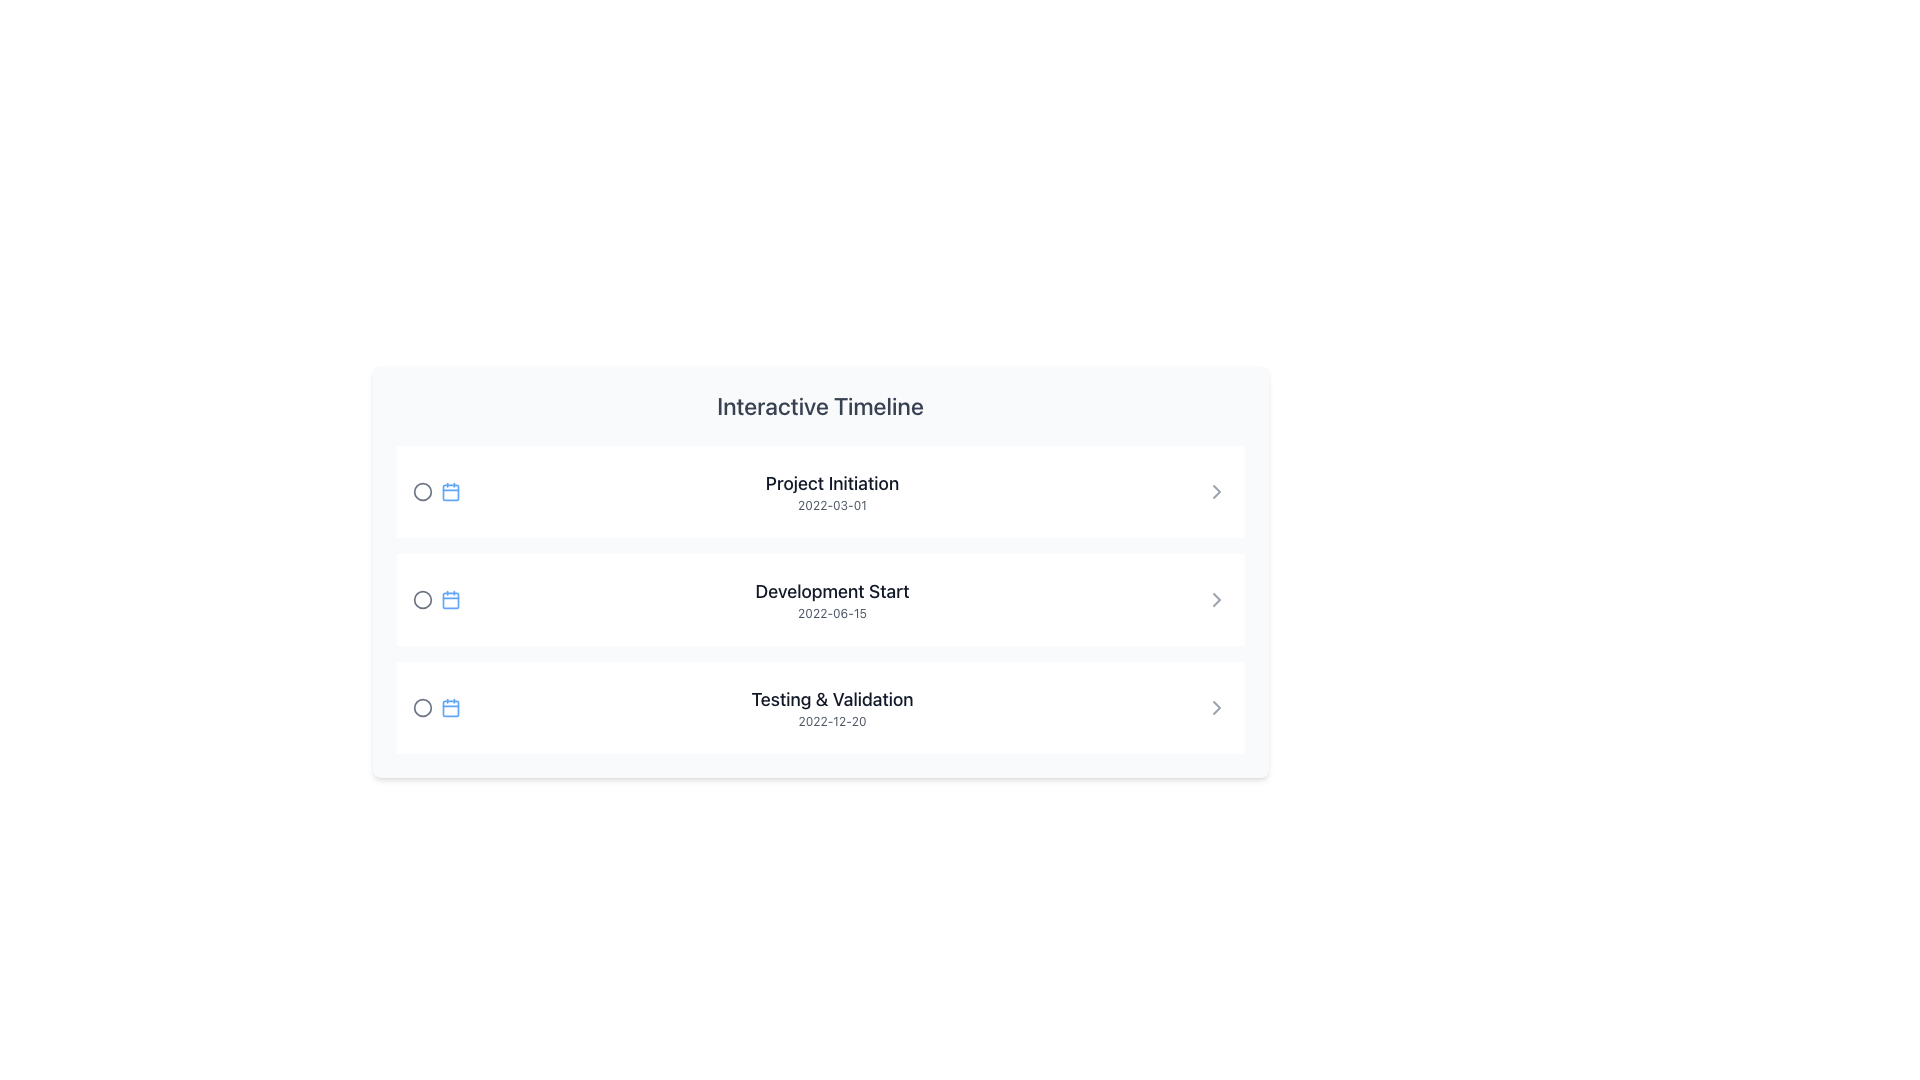 This screenshot has width=1920, height=1080. I want to click on the calendar icon located at the top-left corner of the first row in the list layout, next to the 'Project Initiation 2022-03-01' label, so click(435, 492).